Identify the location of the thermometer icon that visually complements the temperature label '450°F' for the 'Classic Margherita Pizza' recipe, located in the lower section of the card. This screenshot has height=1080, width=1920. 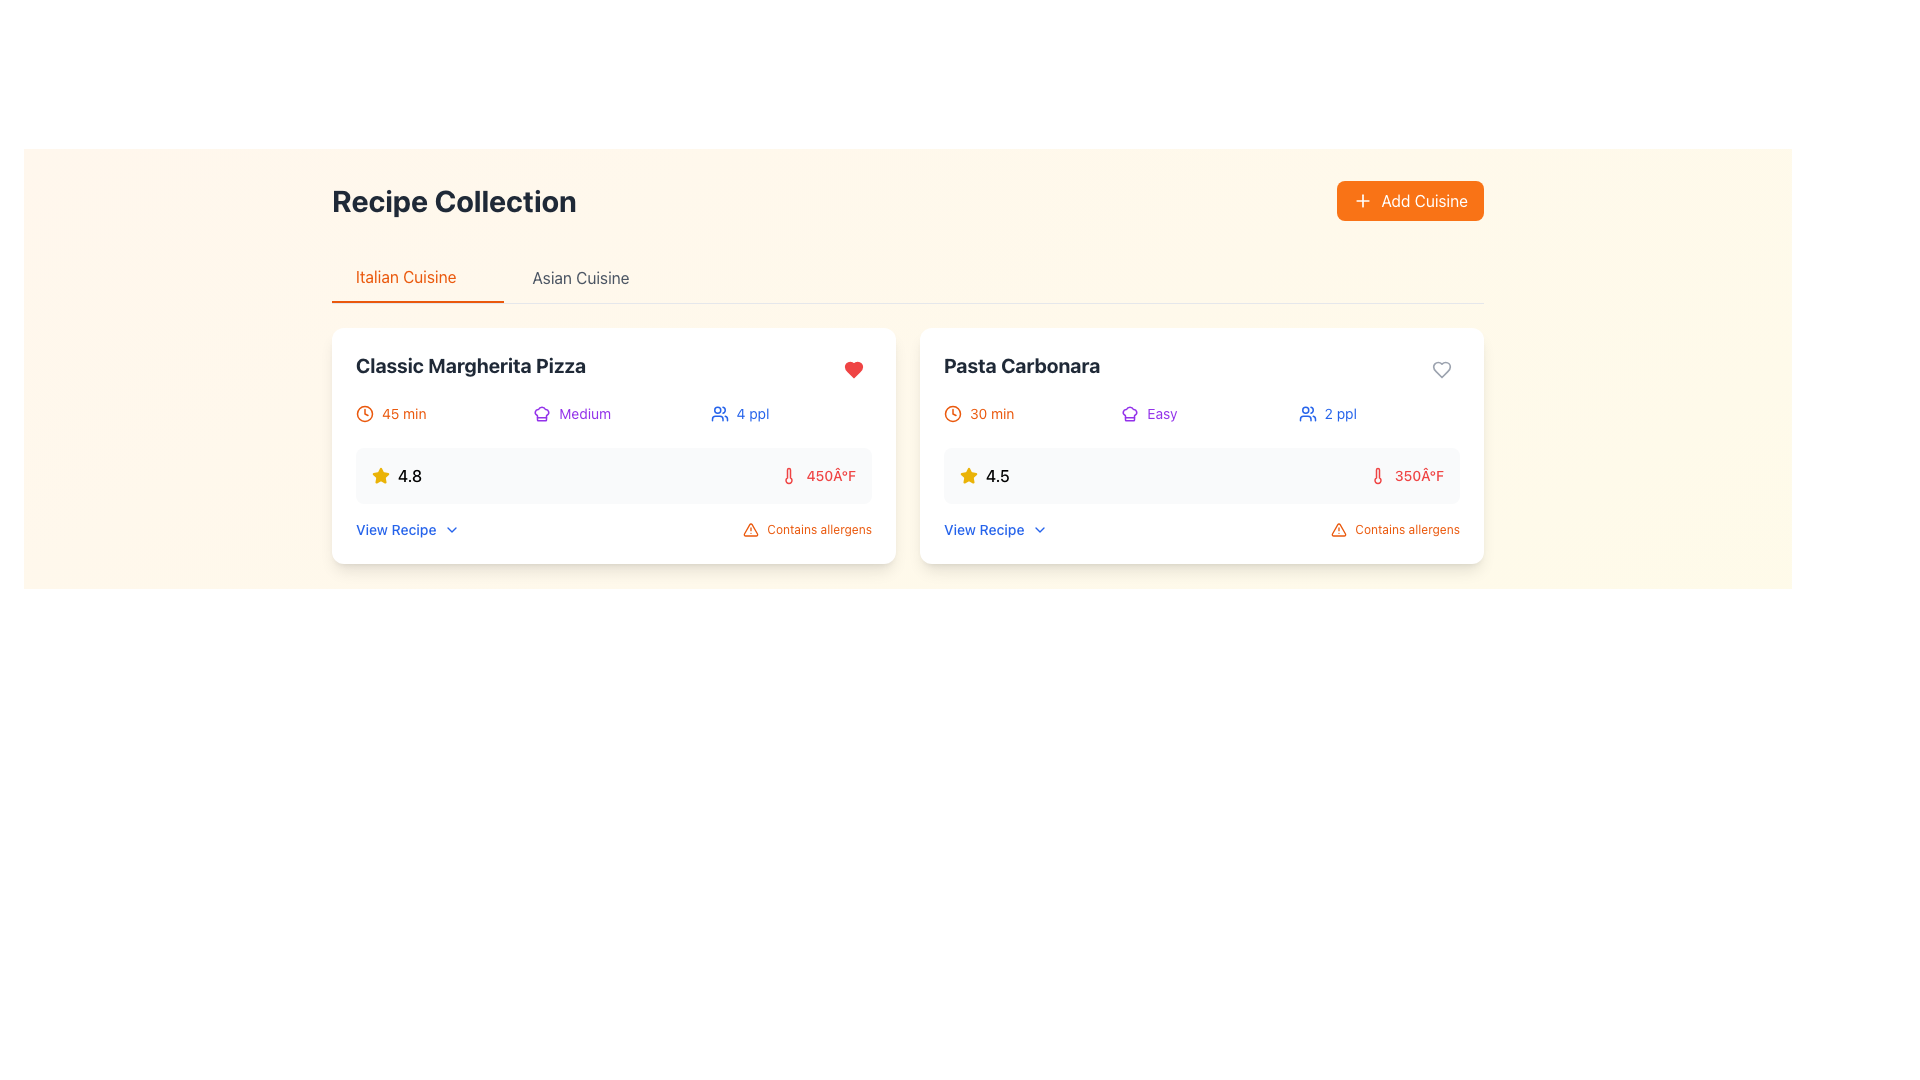
(788, 475).